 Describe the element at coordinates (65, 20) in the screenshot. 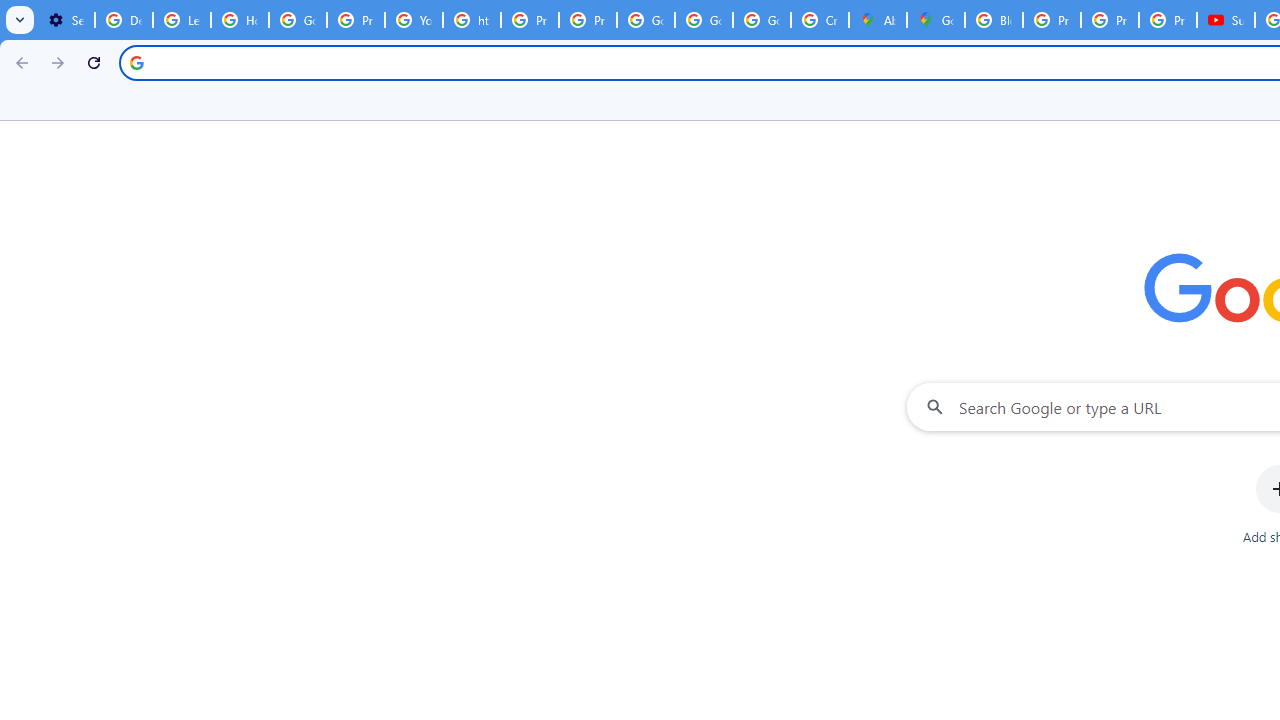

I see `'Settings - Customize profile'` at that location.